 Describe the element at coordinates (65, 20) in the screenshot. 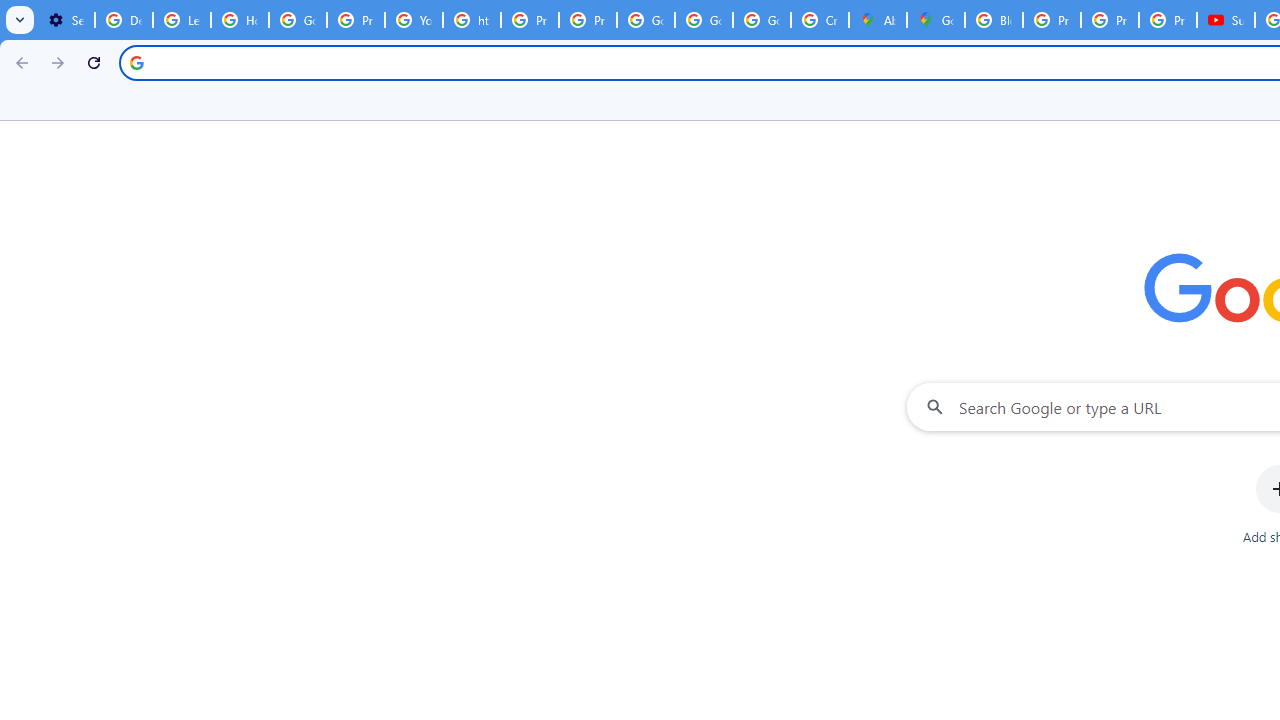

I see `'Settings - Customize profile'` at that location.